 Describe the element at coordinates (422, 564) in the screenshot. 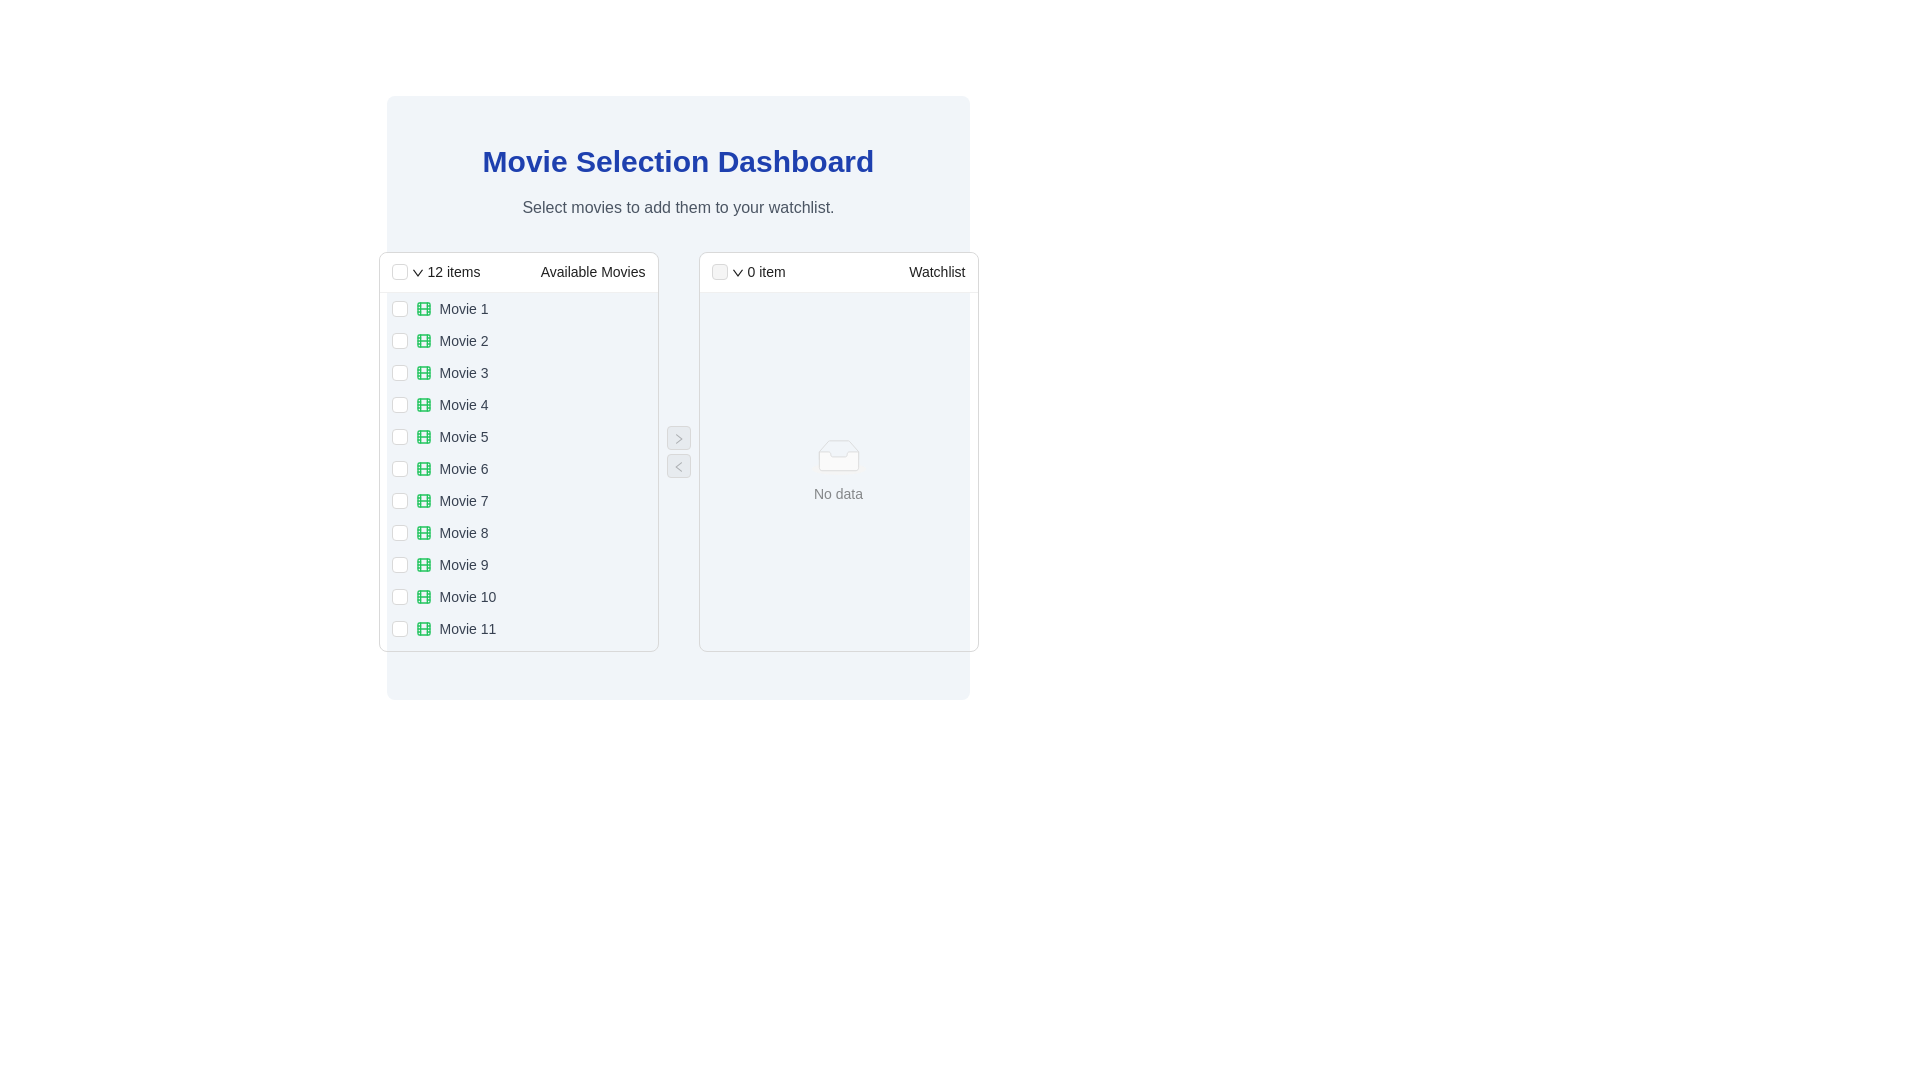

I see `the movie category icon for 'Movie 9', which is the first icon in the row containing the text label 'Movie 9' and is adjacent to the checkbox` at that location.